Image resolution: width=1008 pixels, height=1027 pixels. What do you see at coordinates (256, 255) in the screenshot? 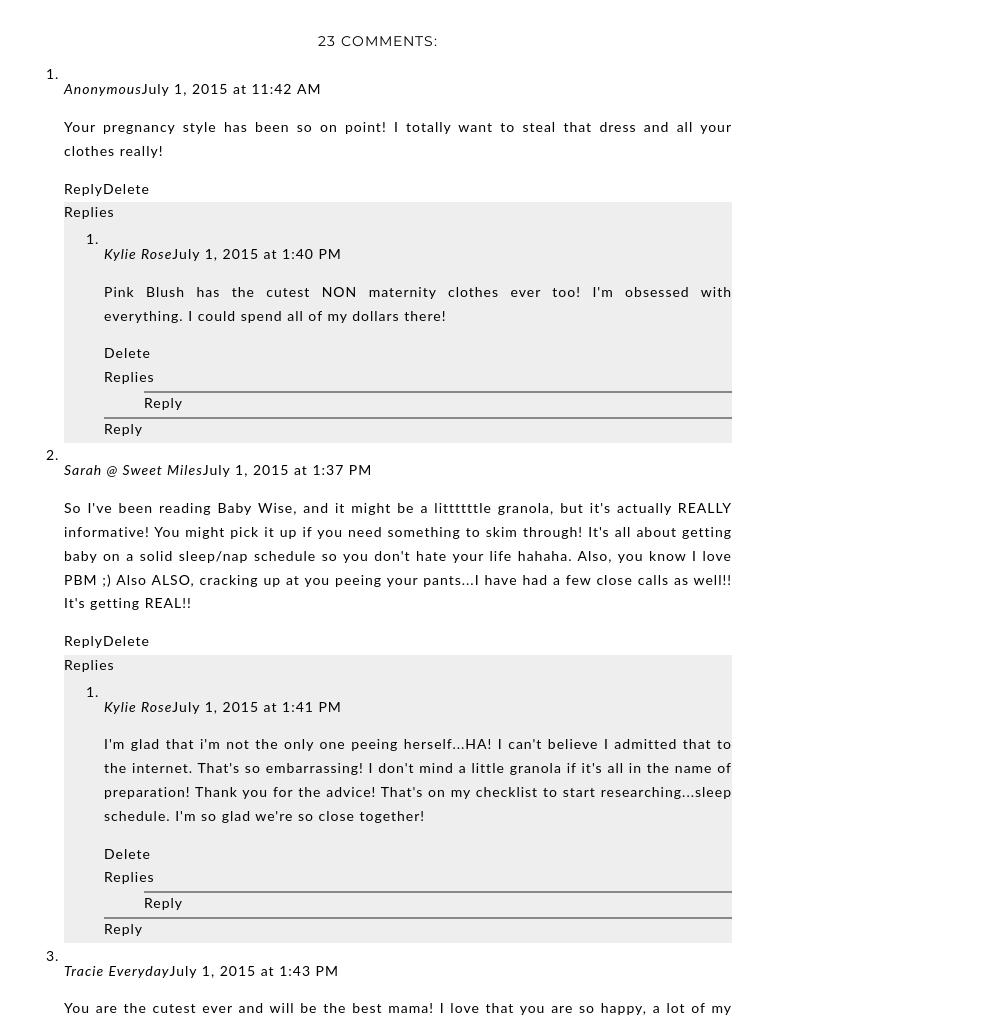
I see `'July 1, 2015 at 1:40 PM'` at bounding box center [256, 255].